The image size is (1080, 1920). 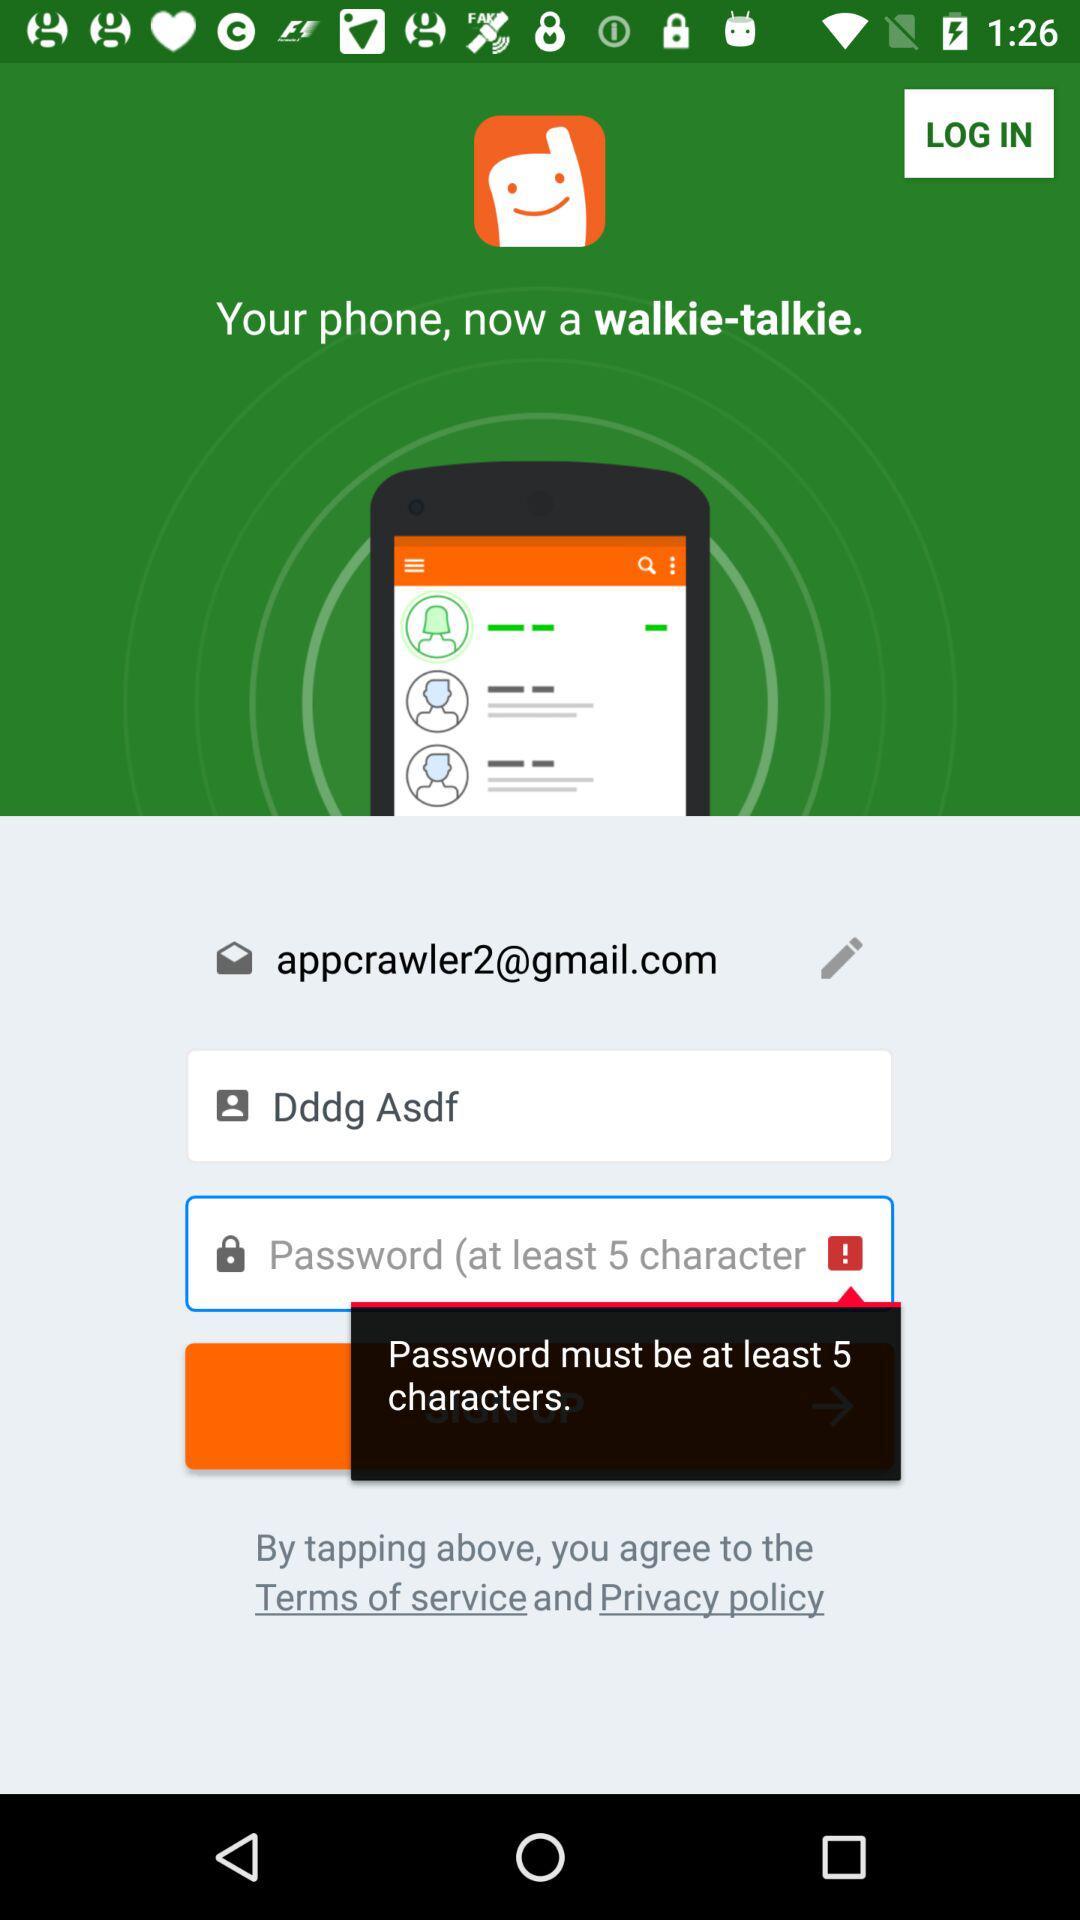 I want to click on the item at the top right corner, so click(x=978, y=132).